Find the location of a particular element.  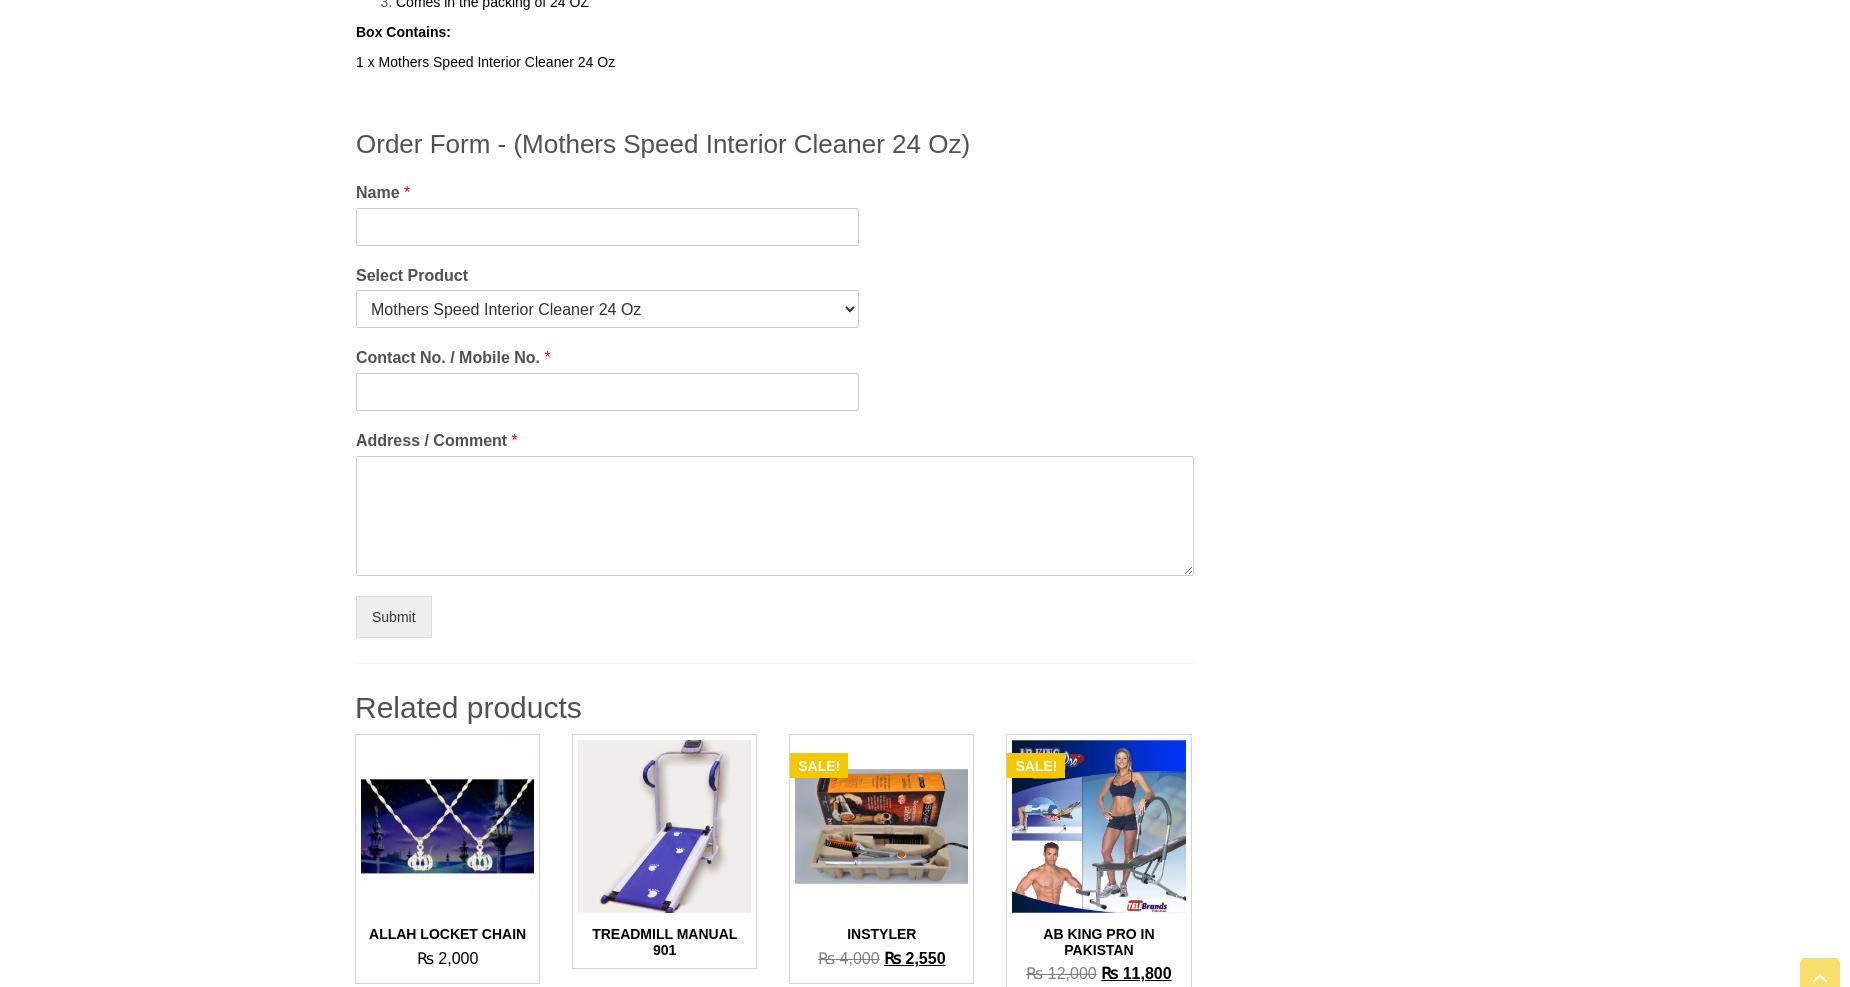

'1 x Mothers Speed Interior Cleaner 24 Oz' is located at coordinates (354, 59).